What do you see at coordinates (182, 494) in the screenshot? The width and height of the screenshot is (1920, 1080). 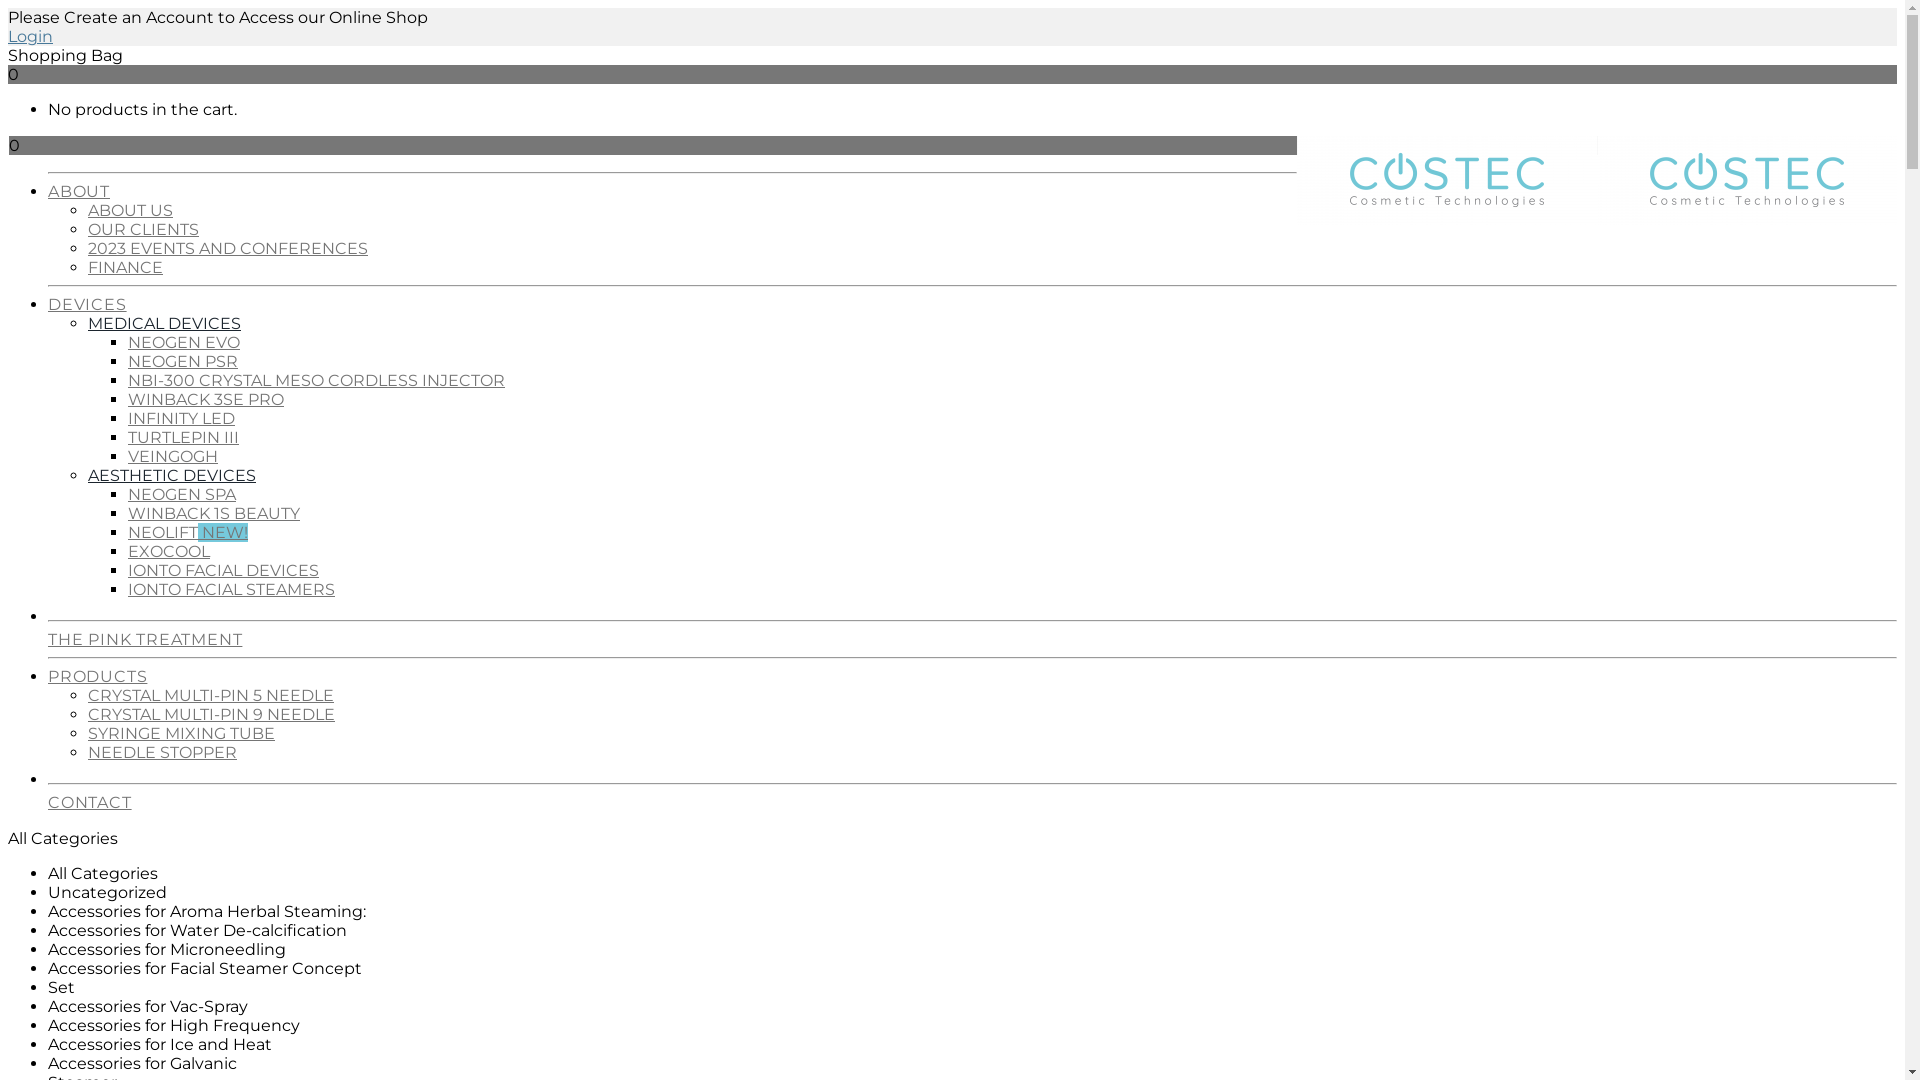 I see `'NEOGEN SPA'` at bounding box center [182, 494].